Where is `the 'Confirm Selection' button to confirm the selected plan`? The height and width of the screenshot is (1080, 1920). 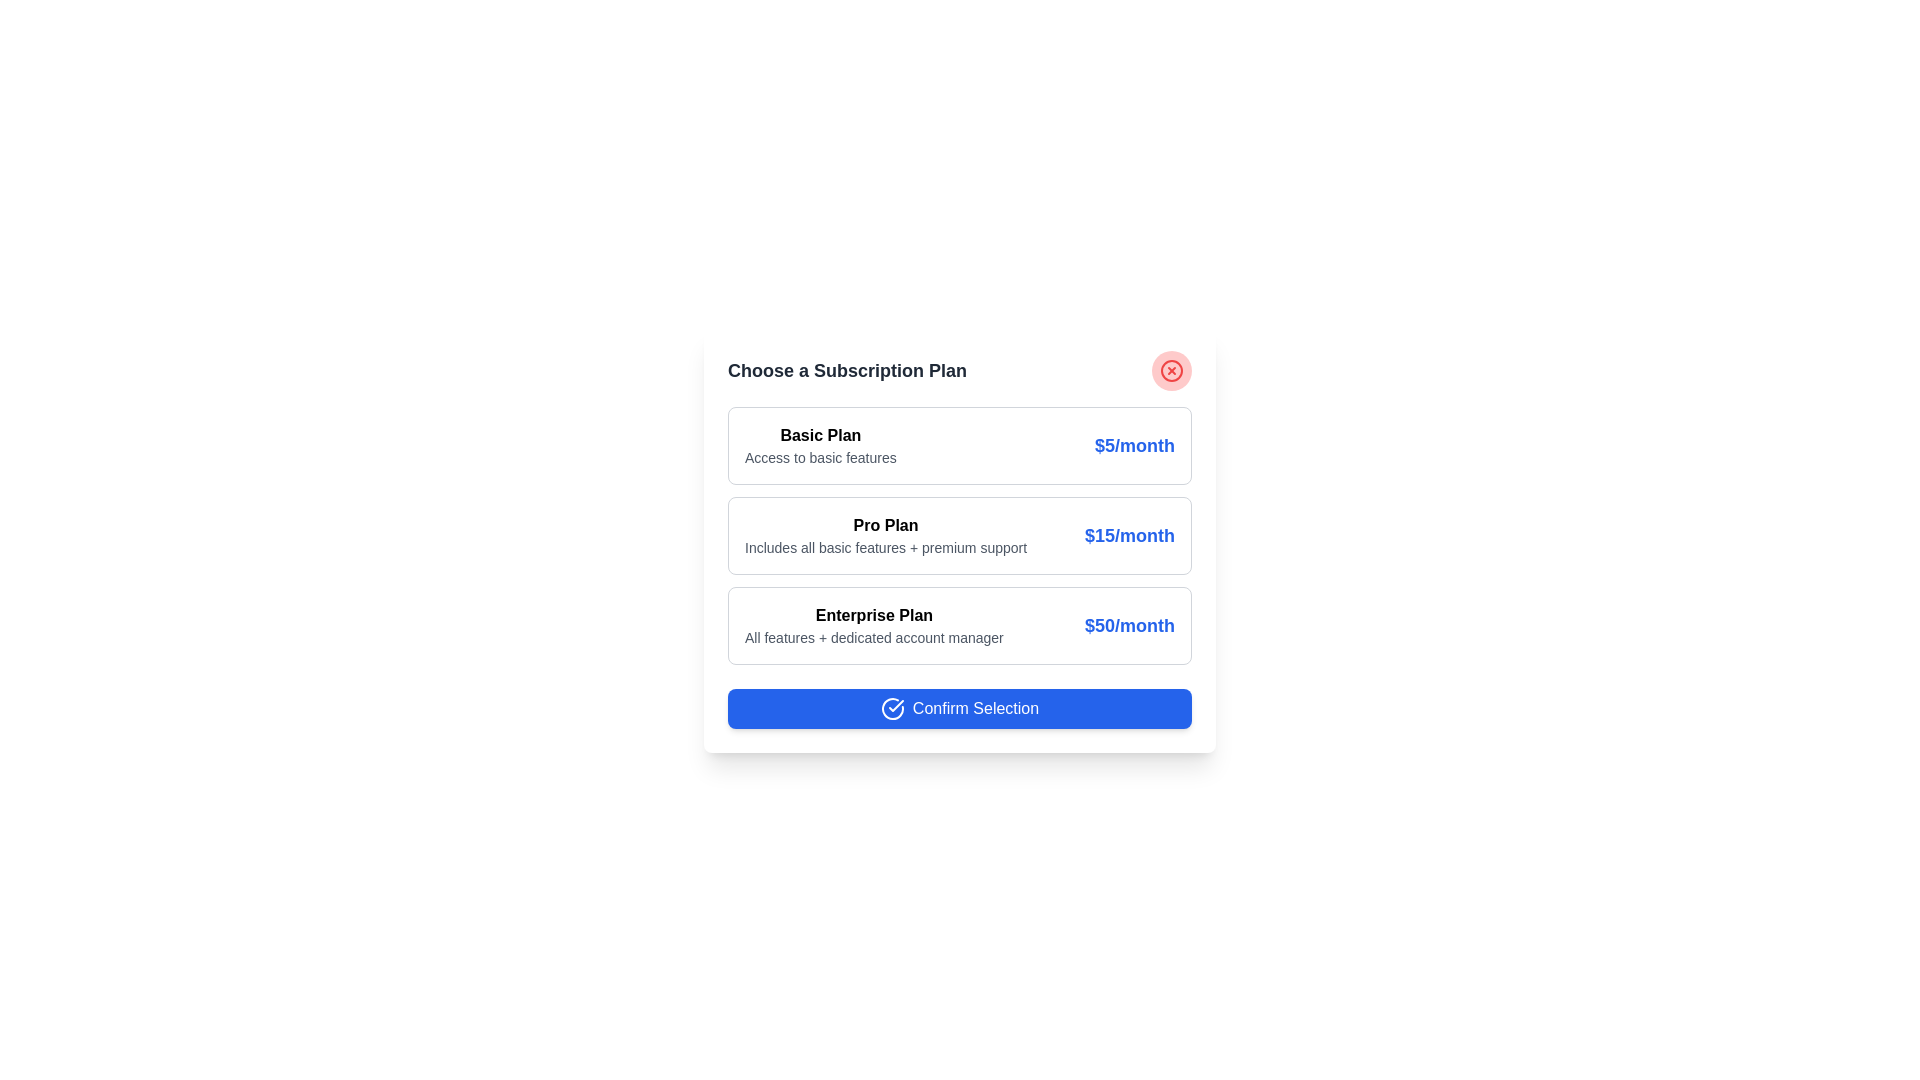 the 'Confirm Selection' button to confirm the selected plan is located at coordinates (960, 708).